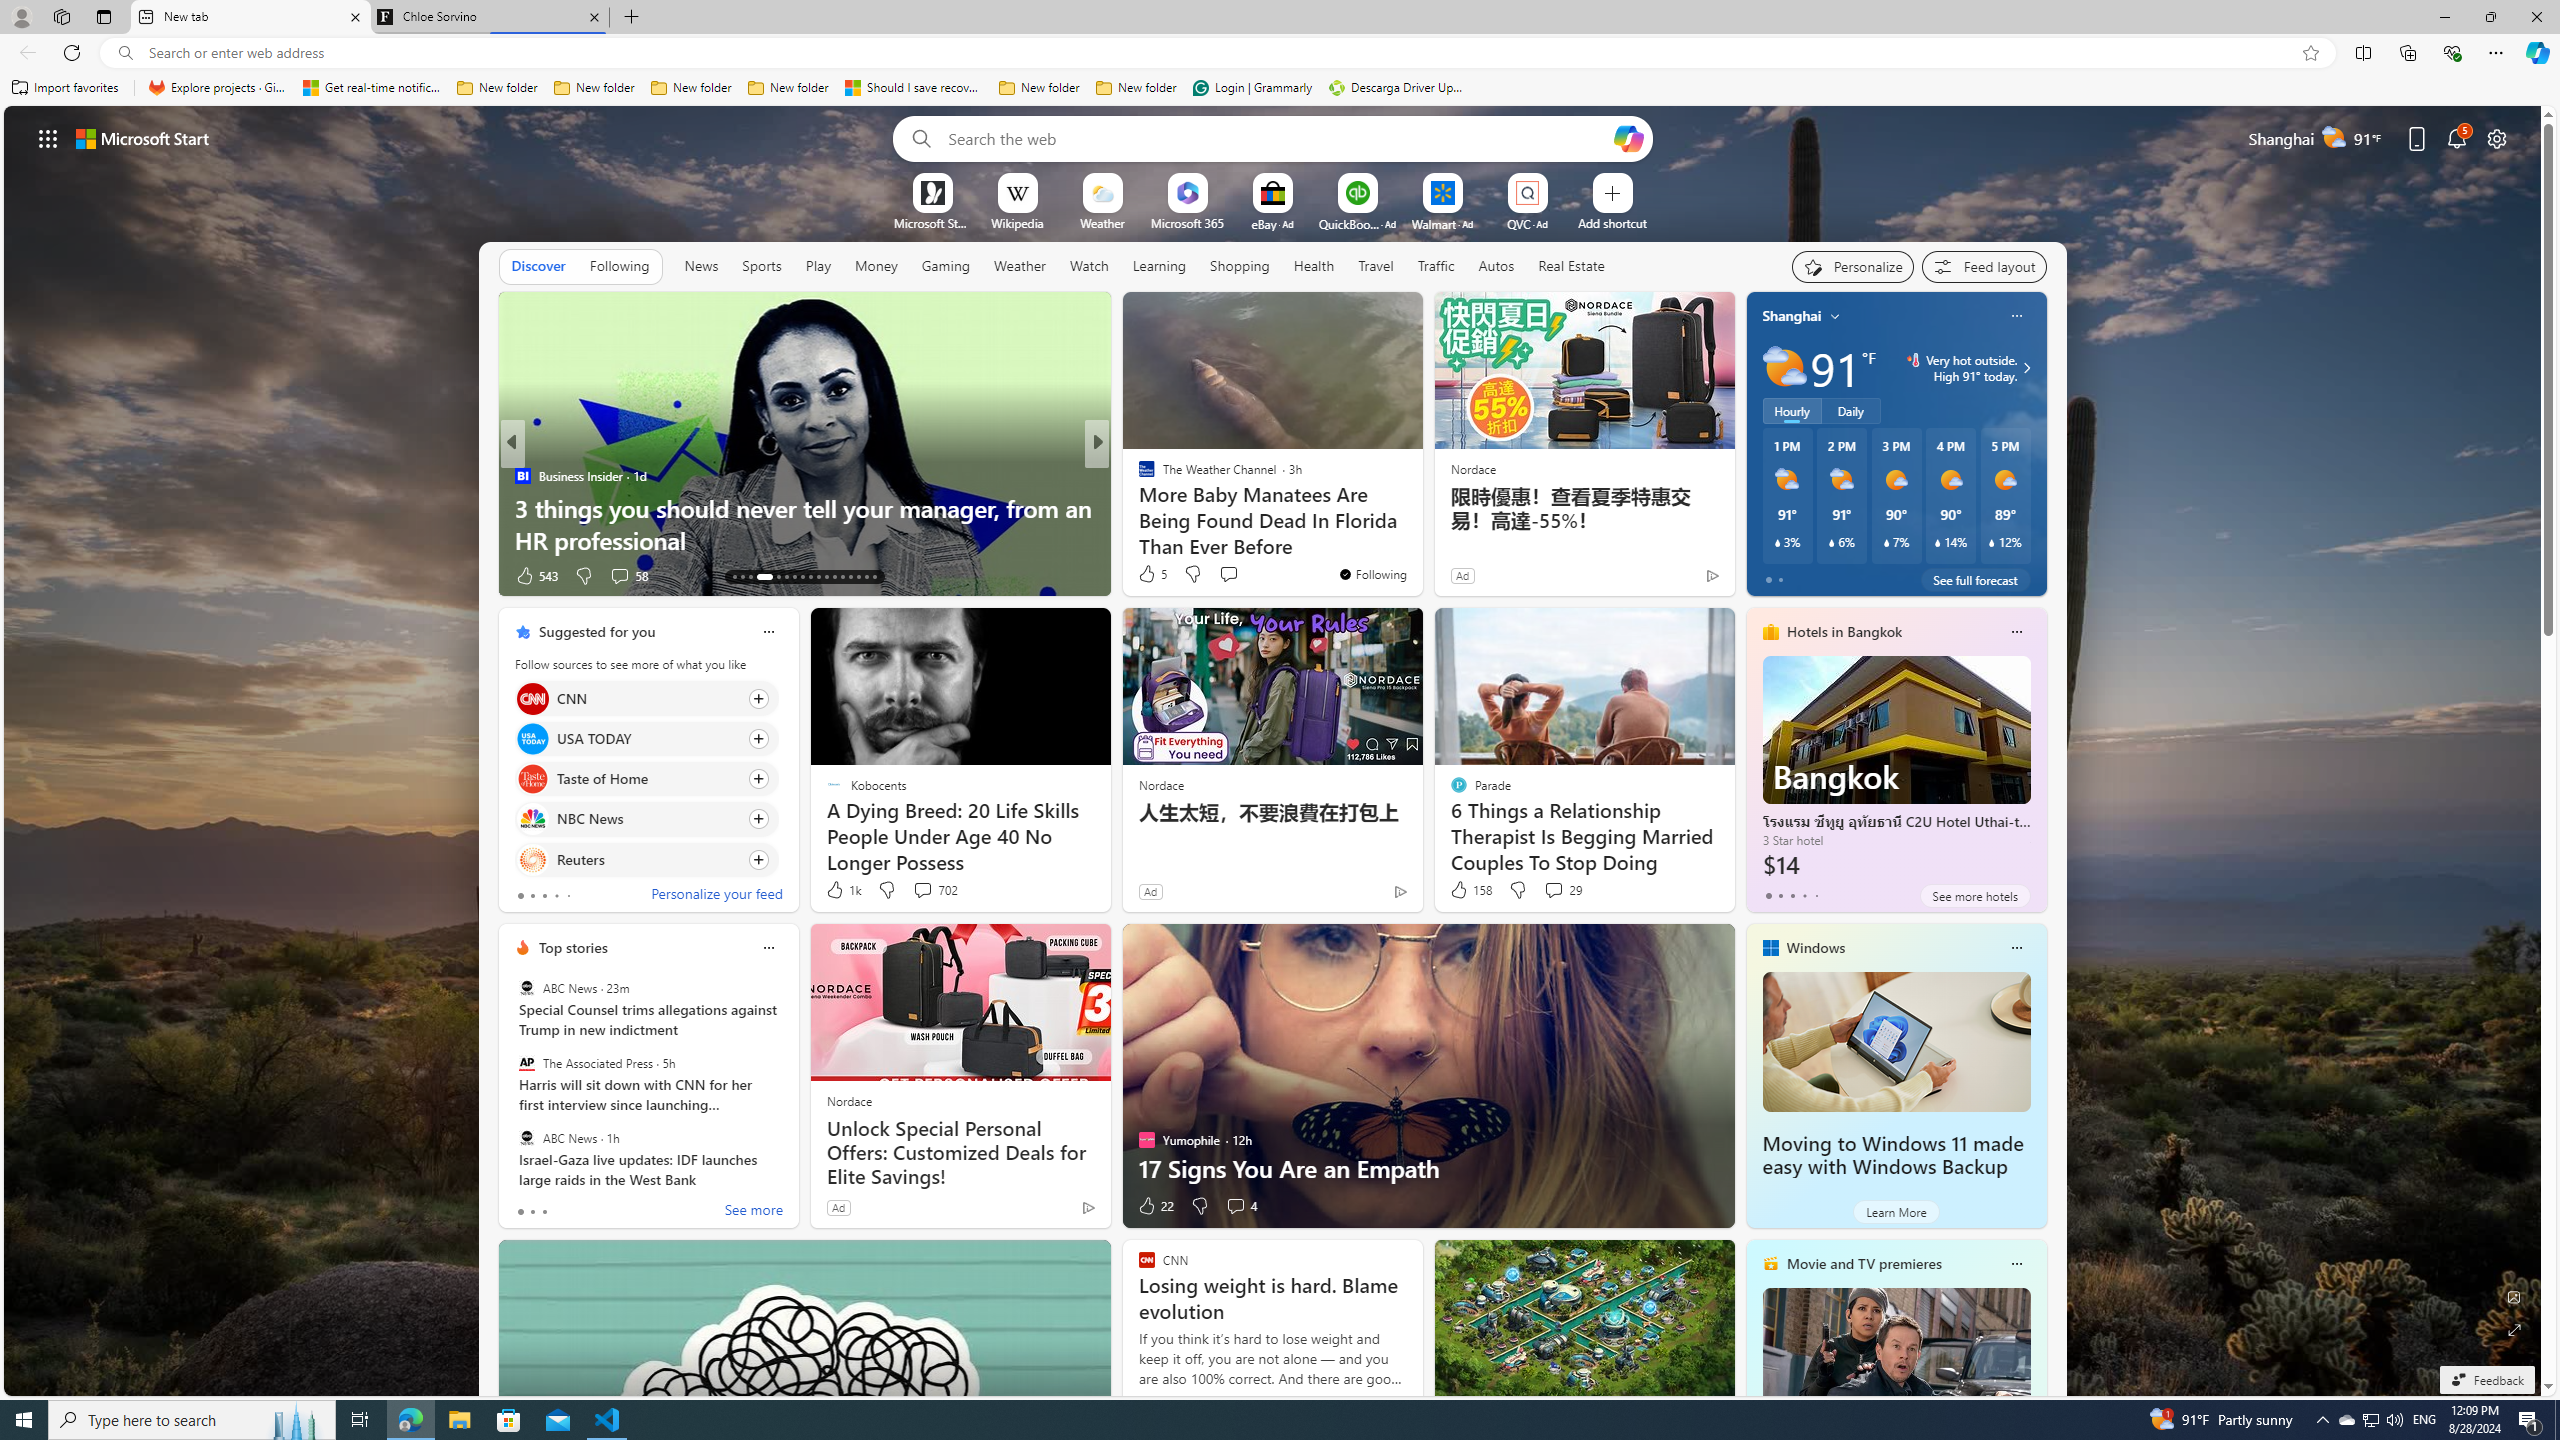 The height and width of the screenshot is (1440, 2560). Describe the element at coordinates (1137, 474) in the screenshot. I see `'BuzzFeed'` at that location.